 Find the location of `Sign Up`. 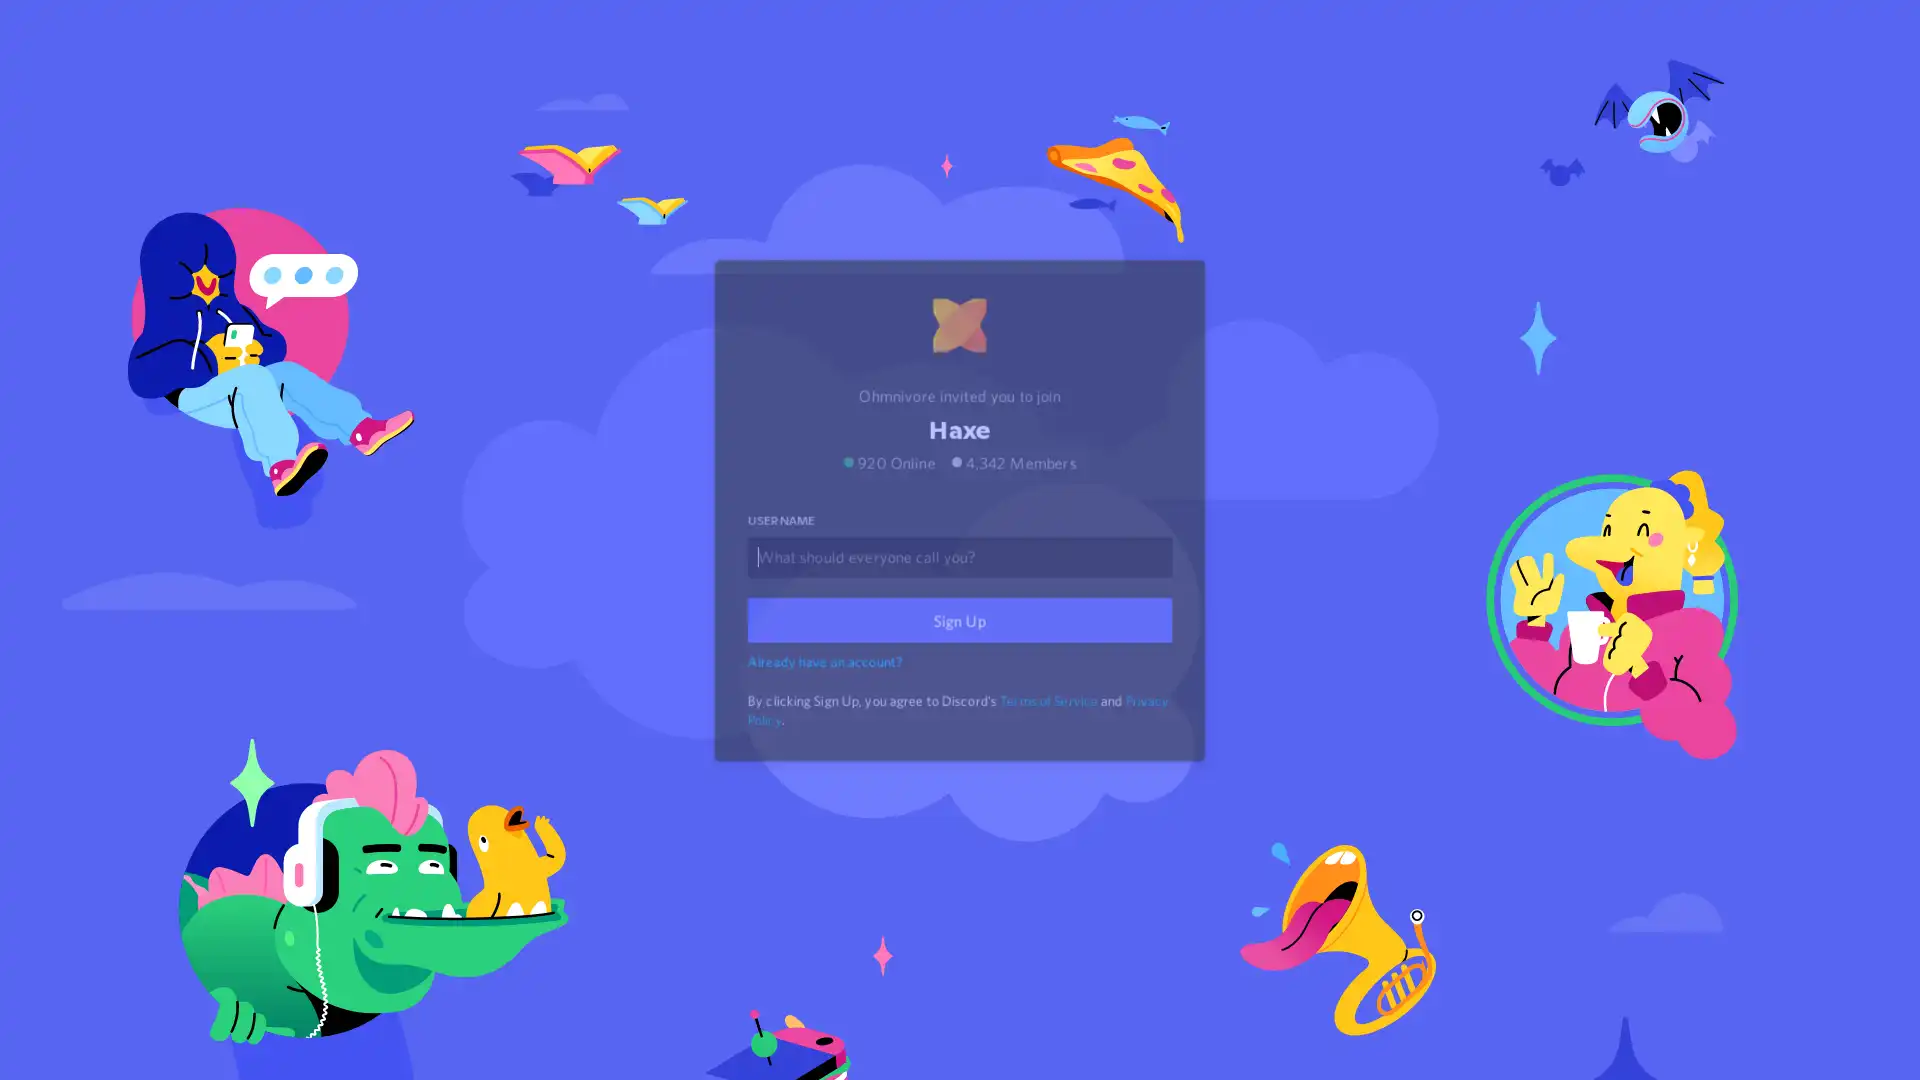

Sign Up is located at coordinates (960, 647).